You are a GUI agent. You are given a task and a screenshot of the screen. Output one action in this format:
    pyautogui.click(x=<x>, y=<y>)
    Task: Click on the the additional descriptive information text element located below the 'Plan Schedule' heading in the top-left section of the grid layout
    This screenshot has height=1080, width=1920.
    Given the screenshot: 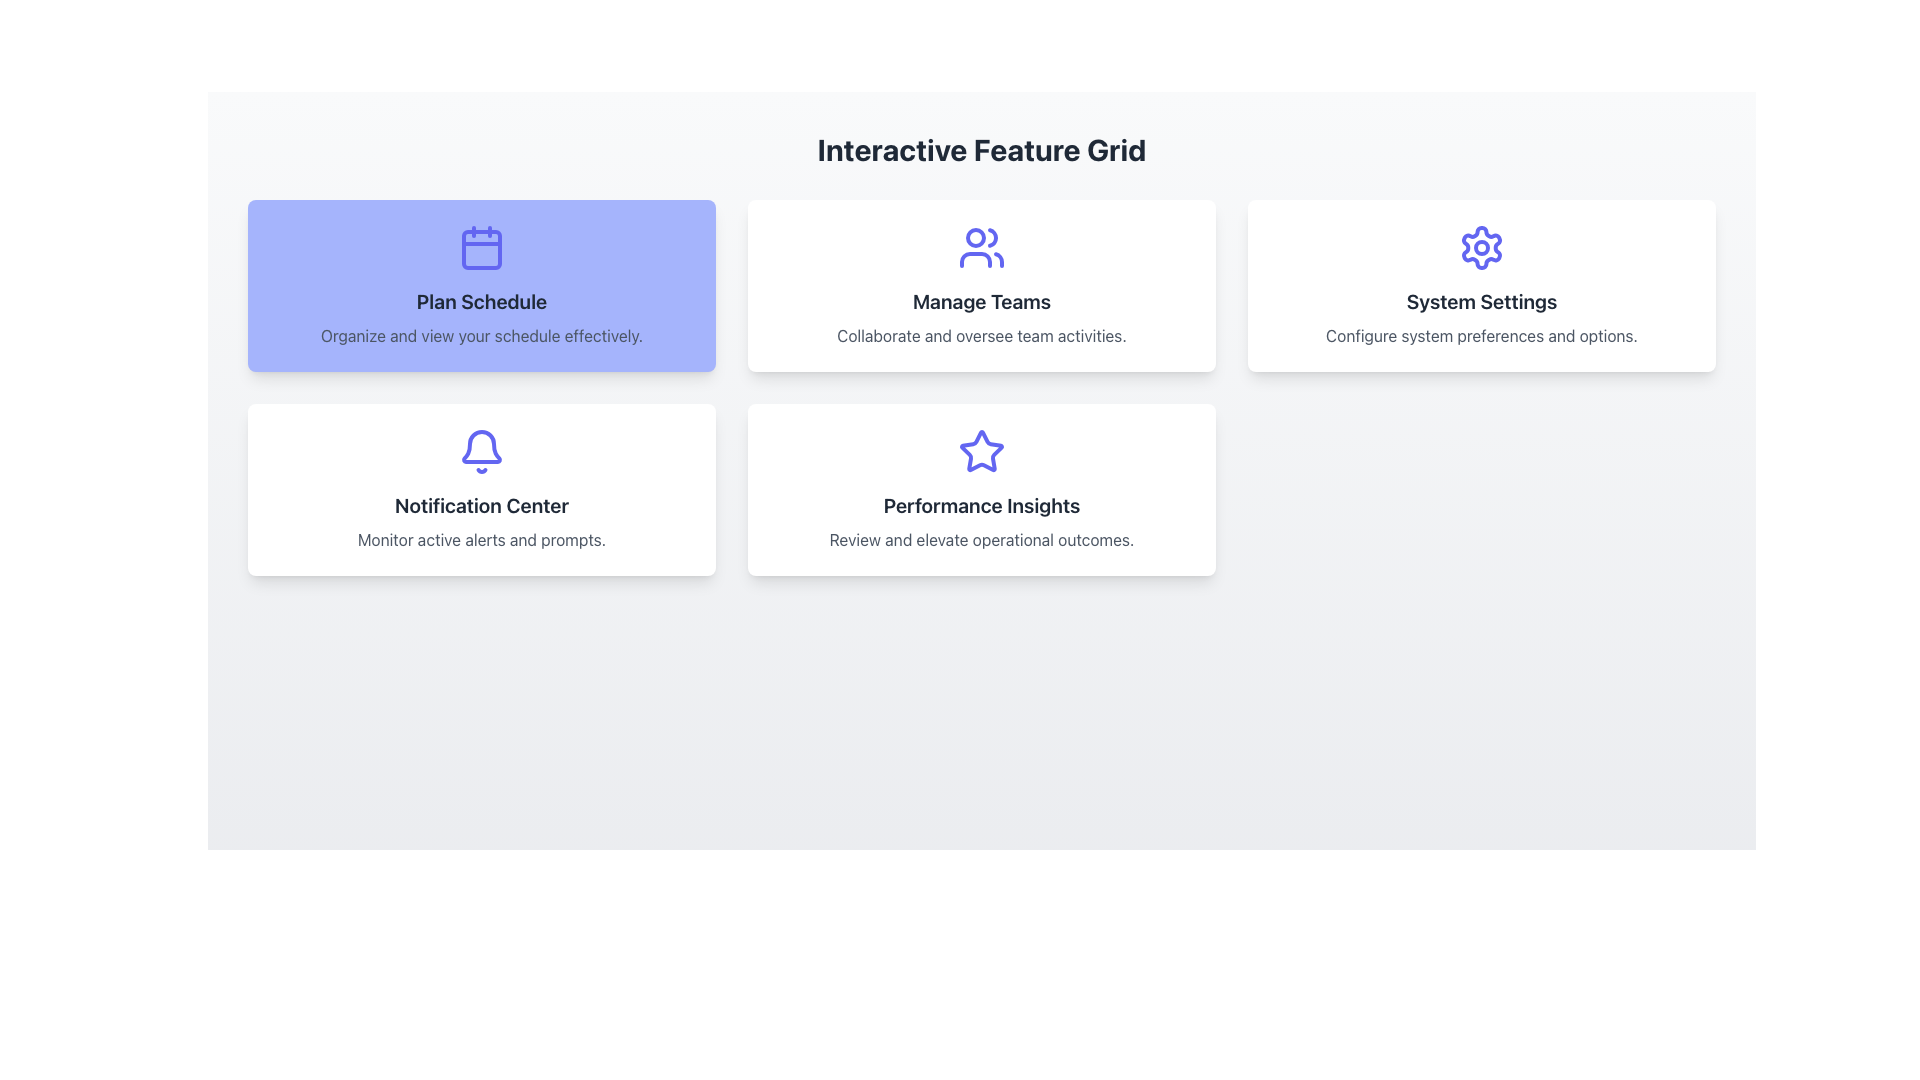 What is the action you would take?
    pyautogui.click(x=481, y=334)
    